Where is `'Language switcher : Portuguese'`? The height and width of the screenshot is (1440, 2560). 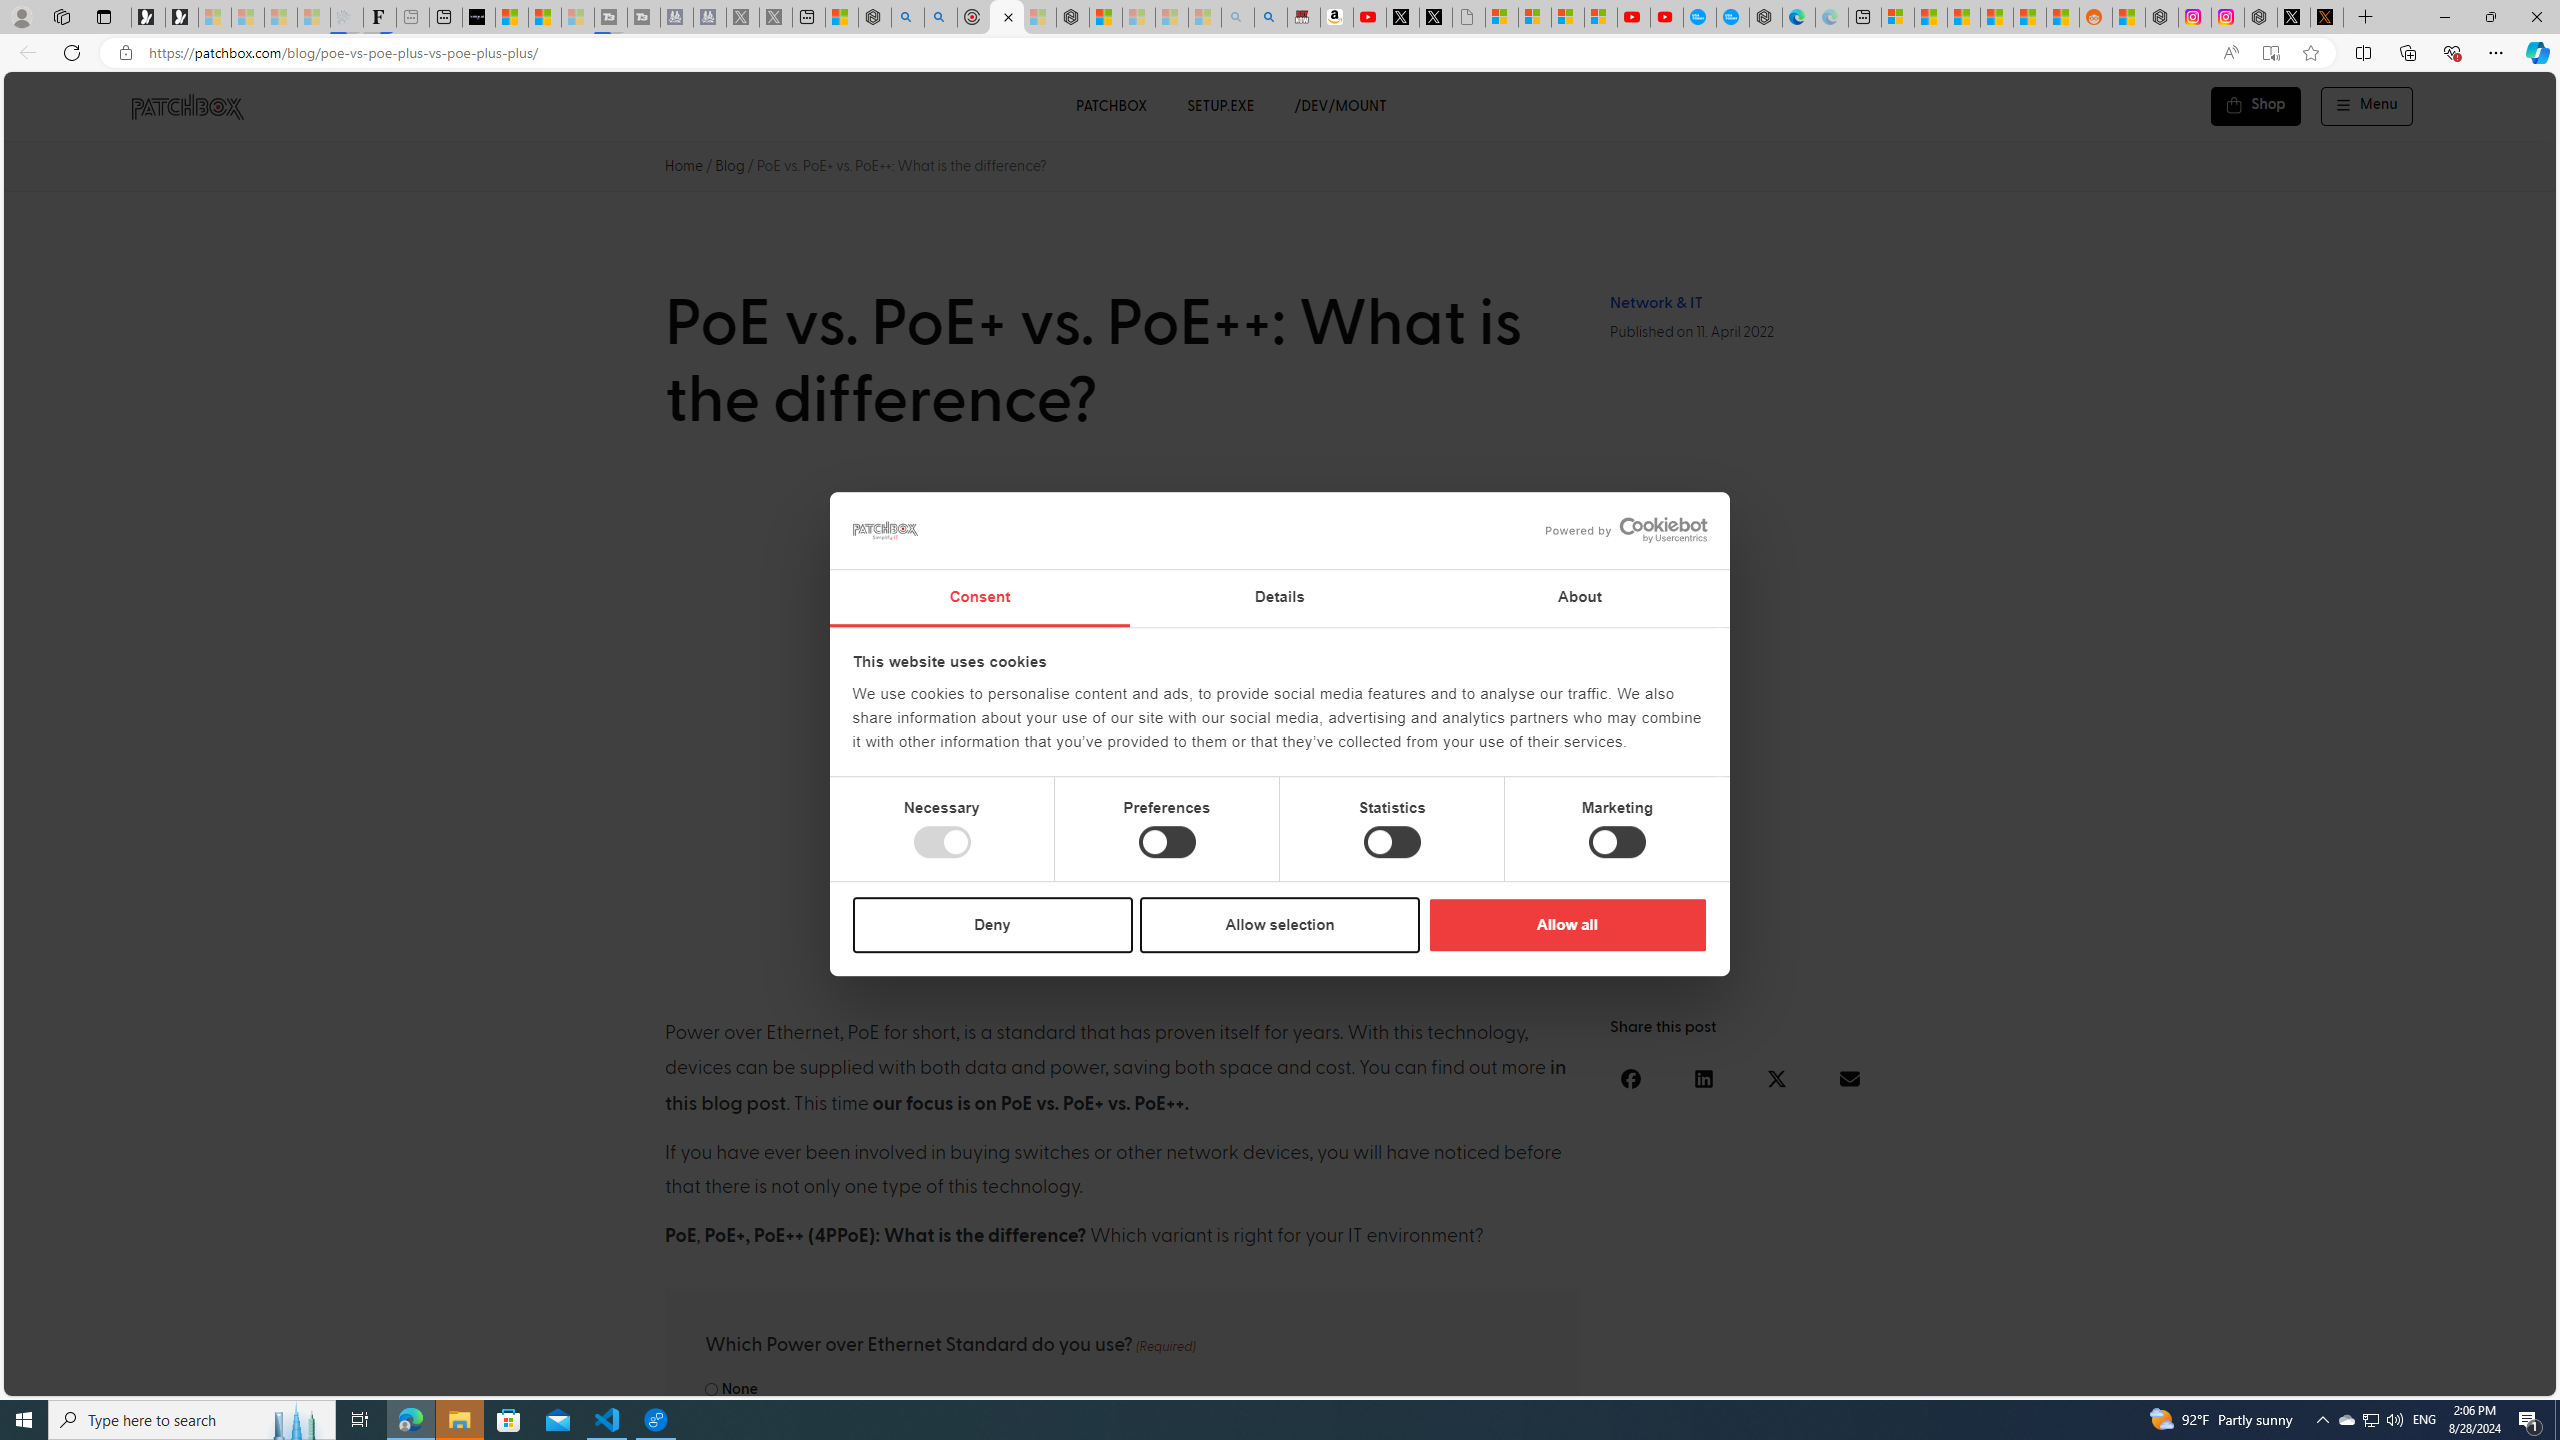
'Language switcher : Portuguese' is located at coordinates (2465, 1376).